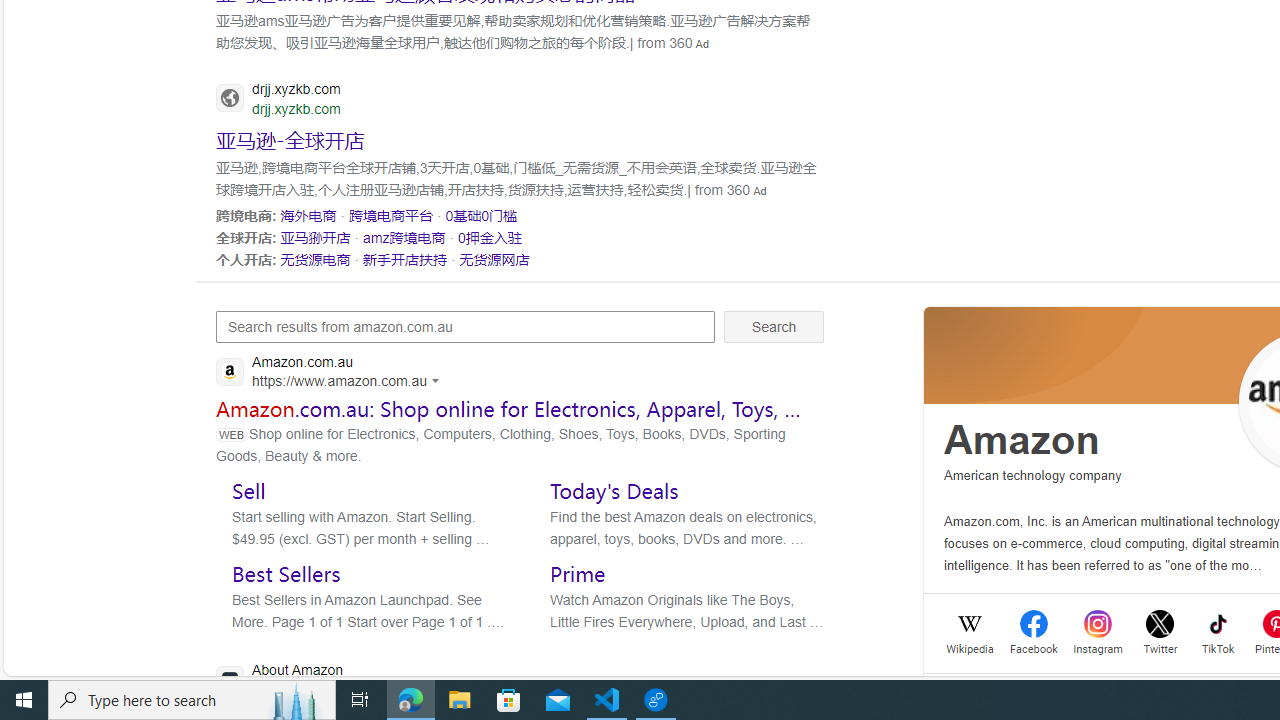 Image resolution: width=1280 pixels, height=720 pixels. Describe the element at coordinates (229, 678) in the screenshot. I see `'Global web icon'` at that location.